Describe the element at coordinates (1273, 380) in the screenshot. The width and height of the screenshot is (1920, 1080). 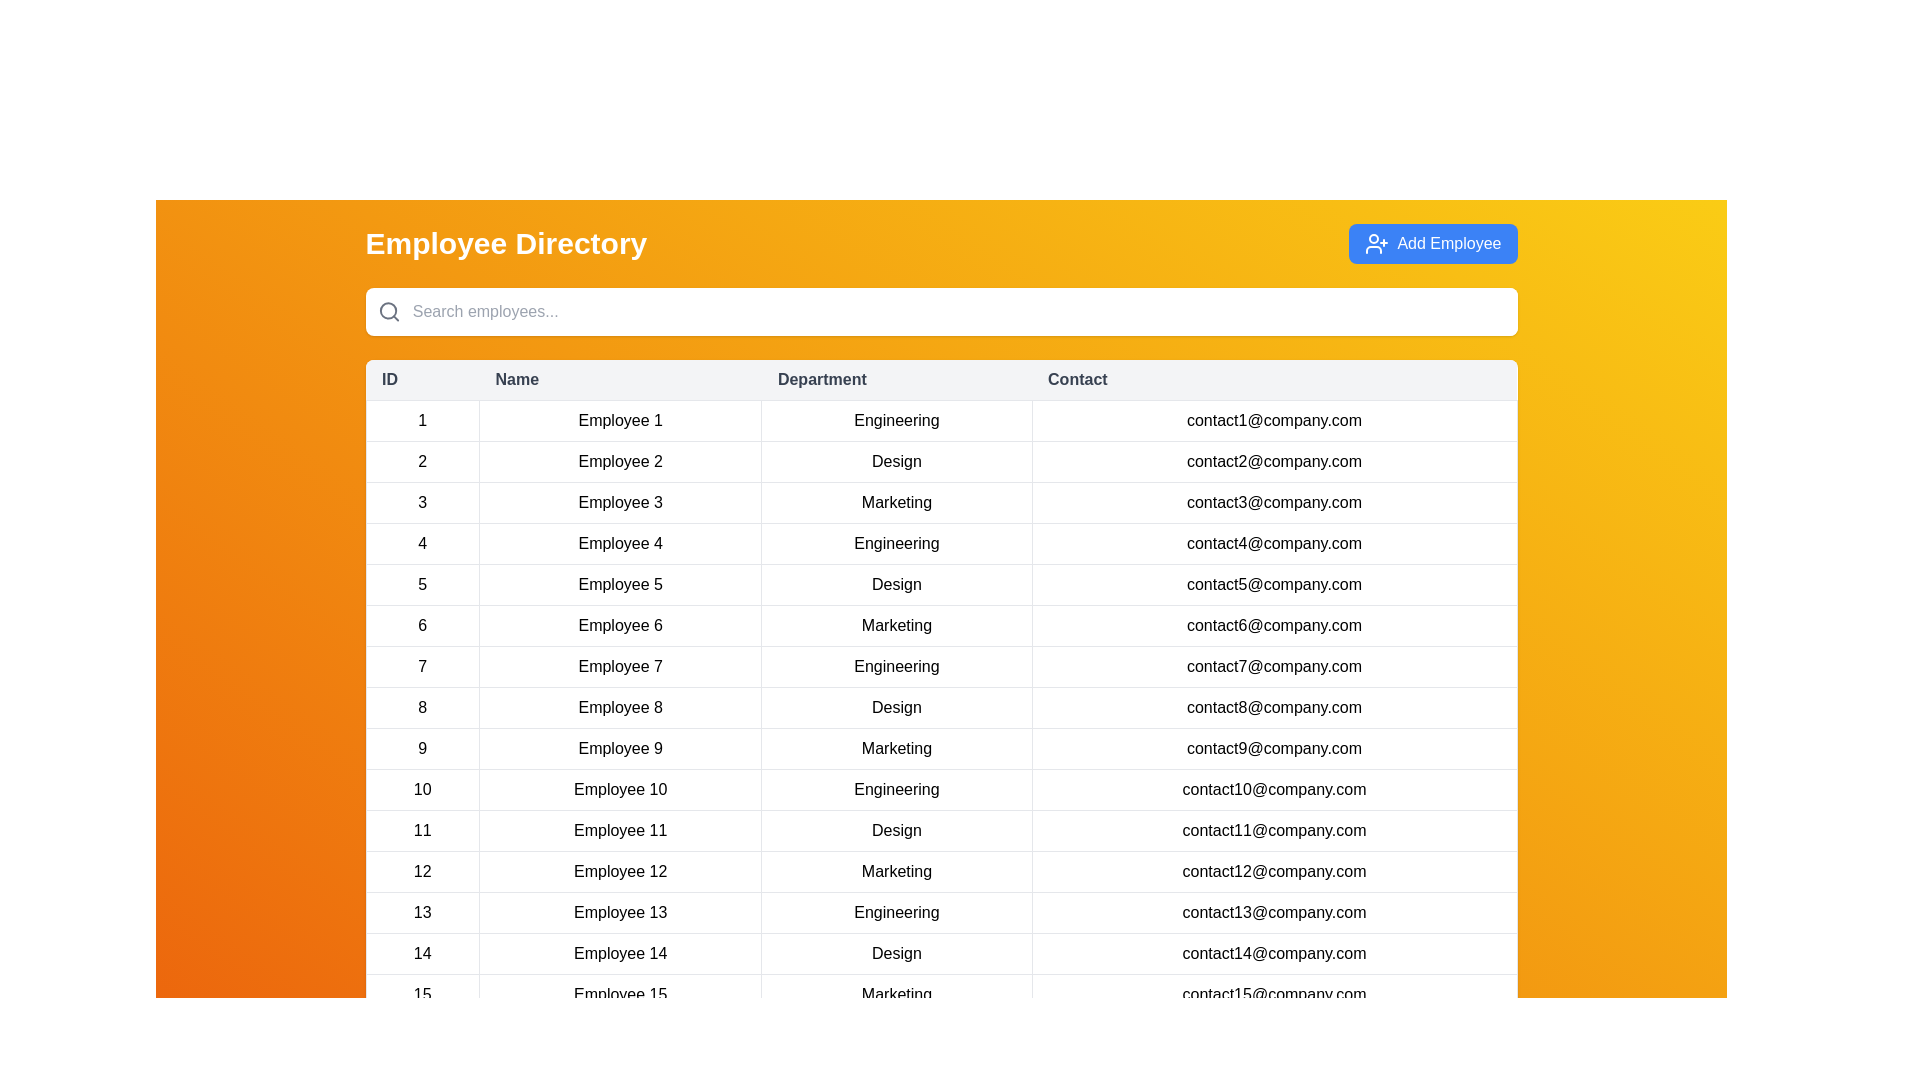
I see `the column header Contact to sort the table by that column` at that location.